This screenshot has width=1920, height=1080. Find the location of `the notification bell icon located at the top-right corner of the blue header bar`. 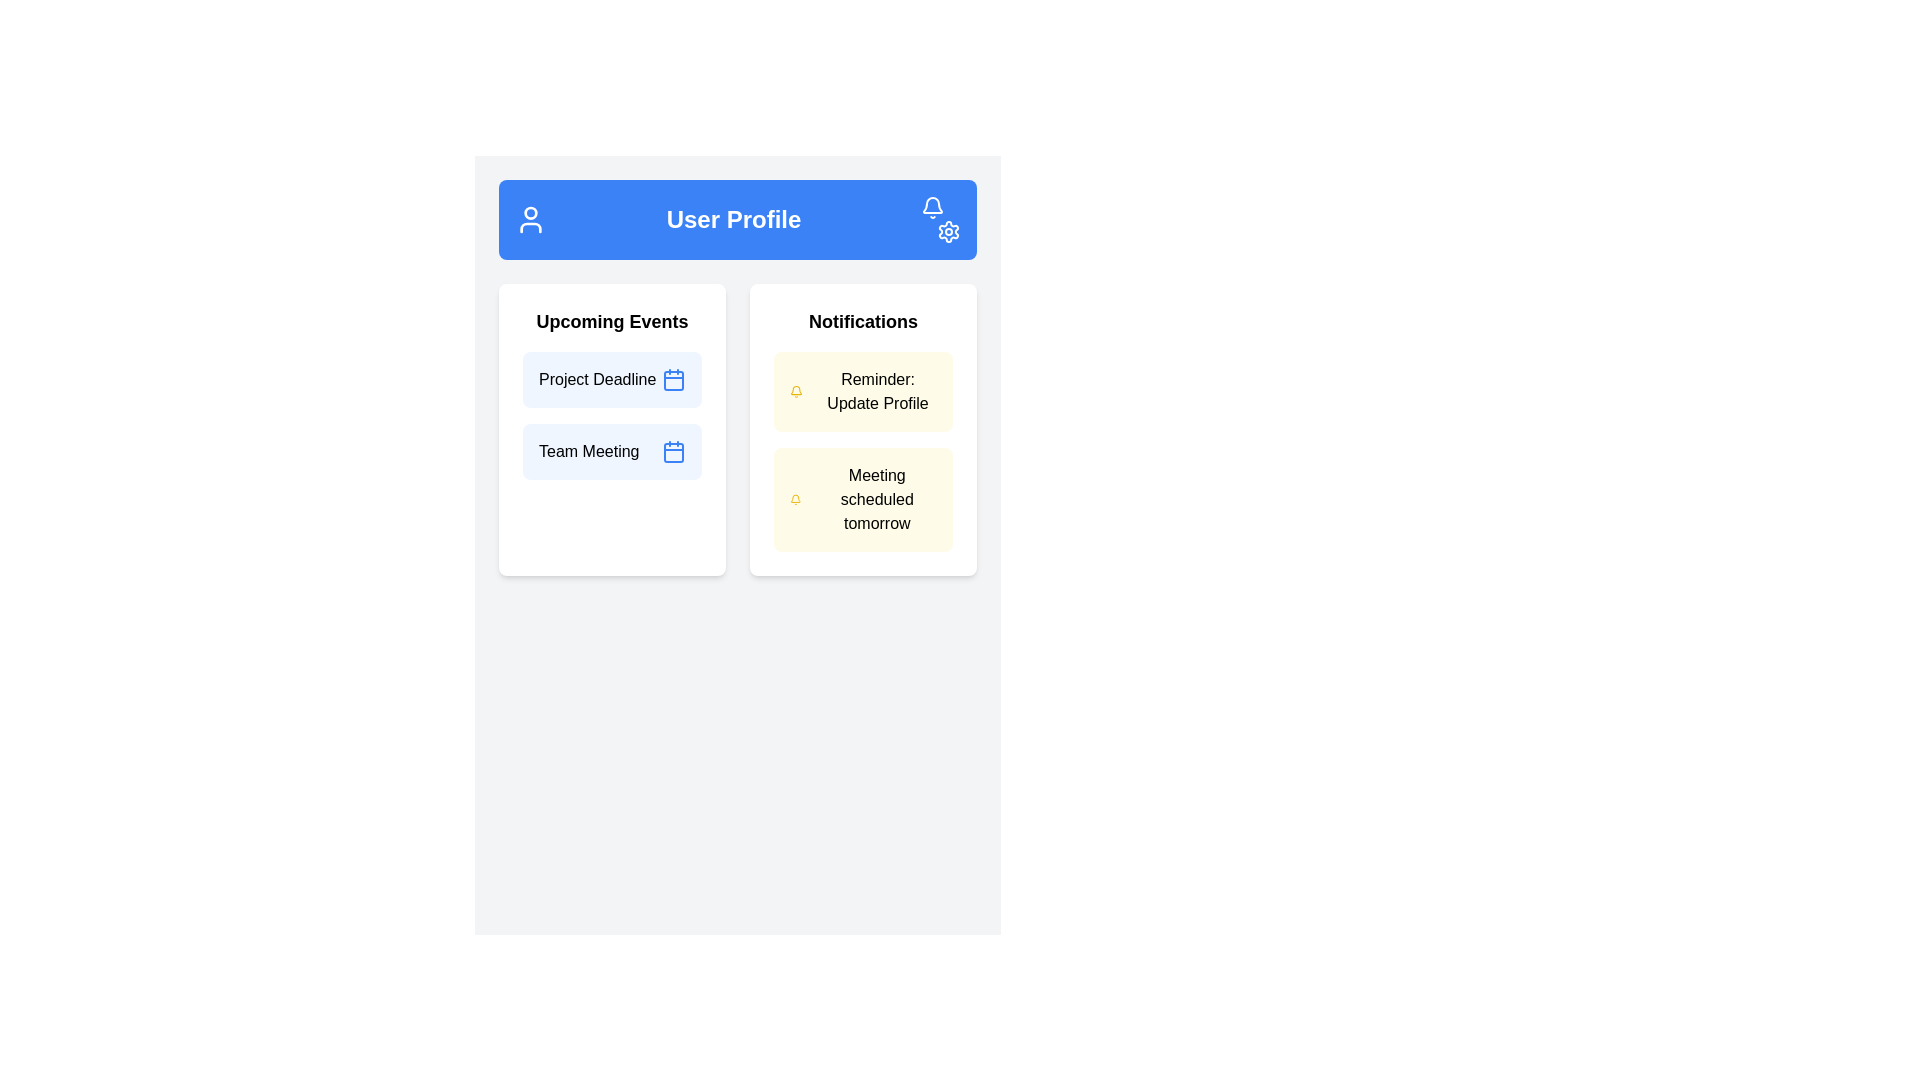

the notification bell icon located at the top-right corner of the blue header bar is located at coordinates (931, 208).